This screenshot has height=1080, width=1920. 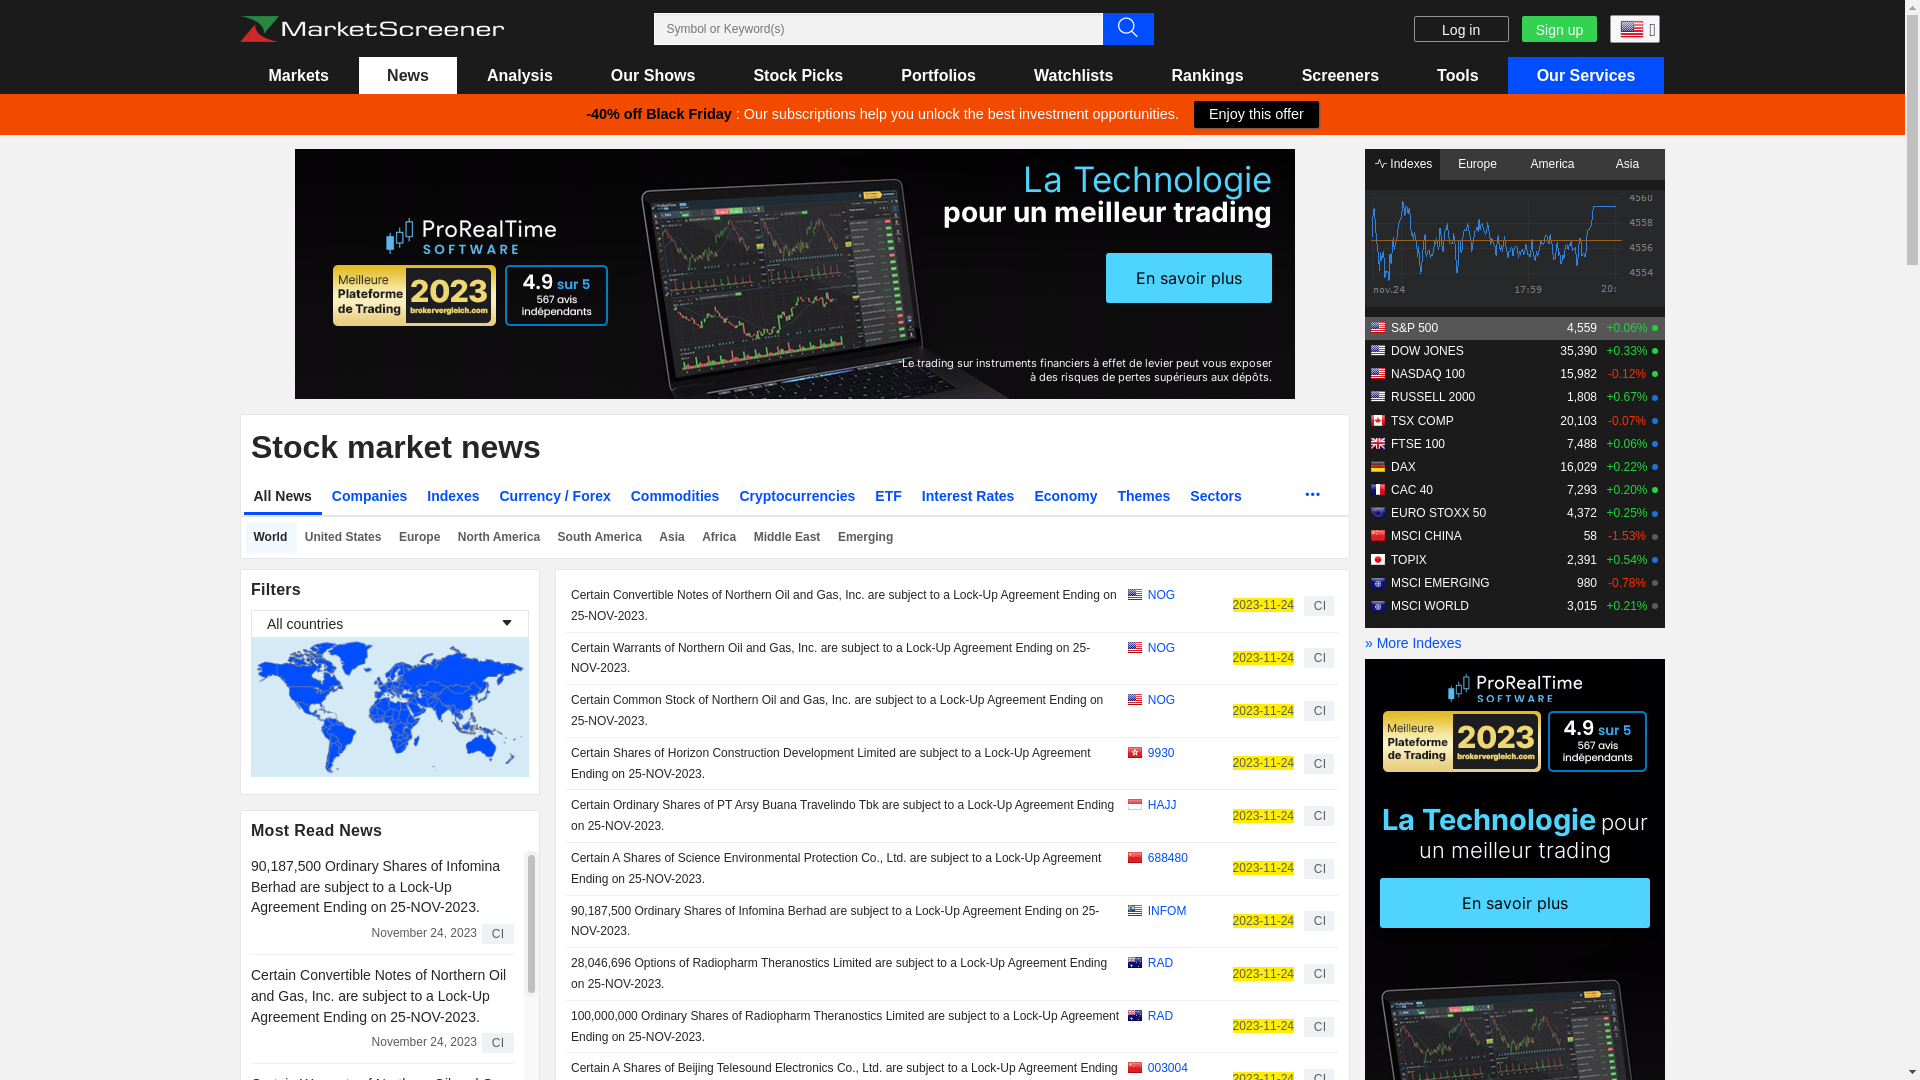 What do you see at coordinates (456, 74) in the screenshot?
I see `'Analysis'` at bounding box center [456, 74].